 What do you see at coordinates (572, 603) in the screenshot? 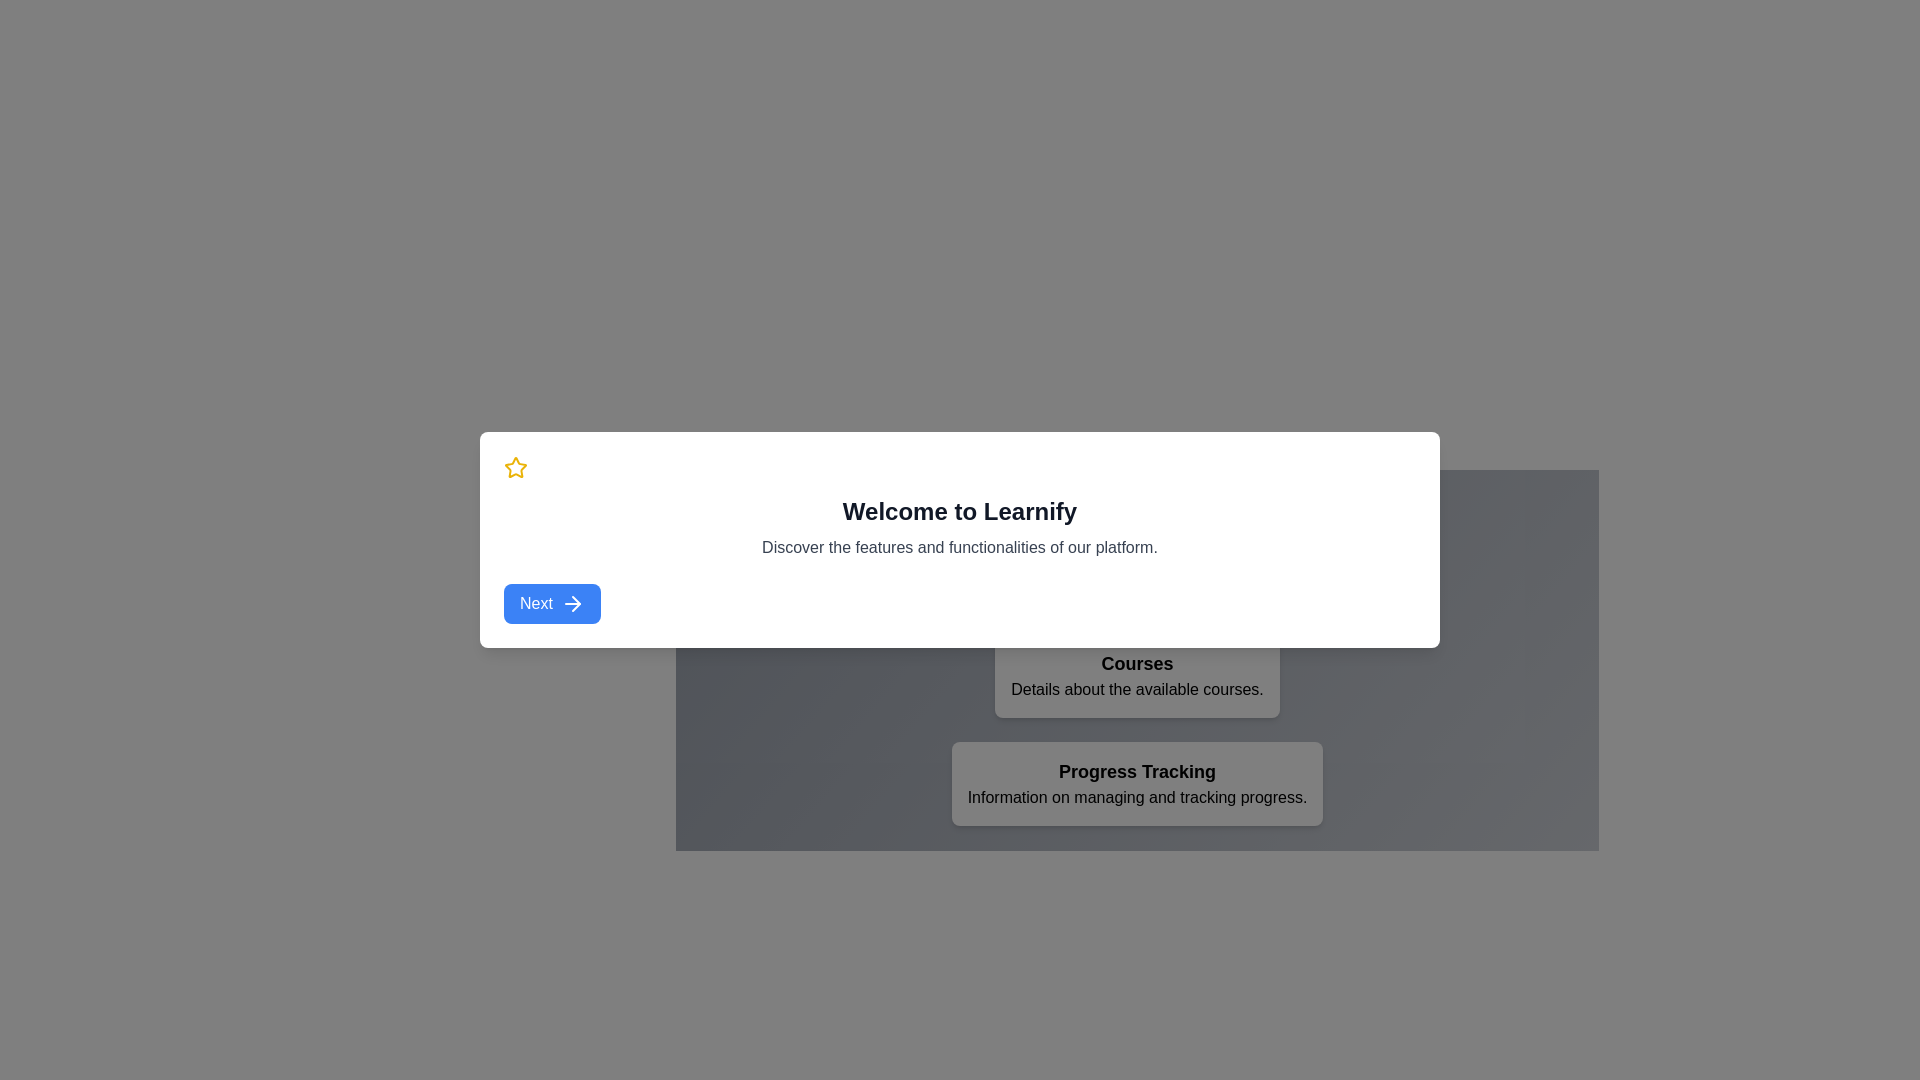
I see `the right-arrow SVG icon that signifies forward navigation, located within the blue 'Next' button at the lower-left corner of the modal window` at bounding box center [572, 603].